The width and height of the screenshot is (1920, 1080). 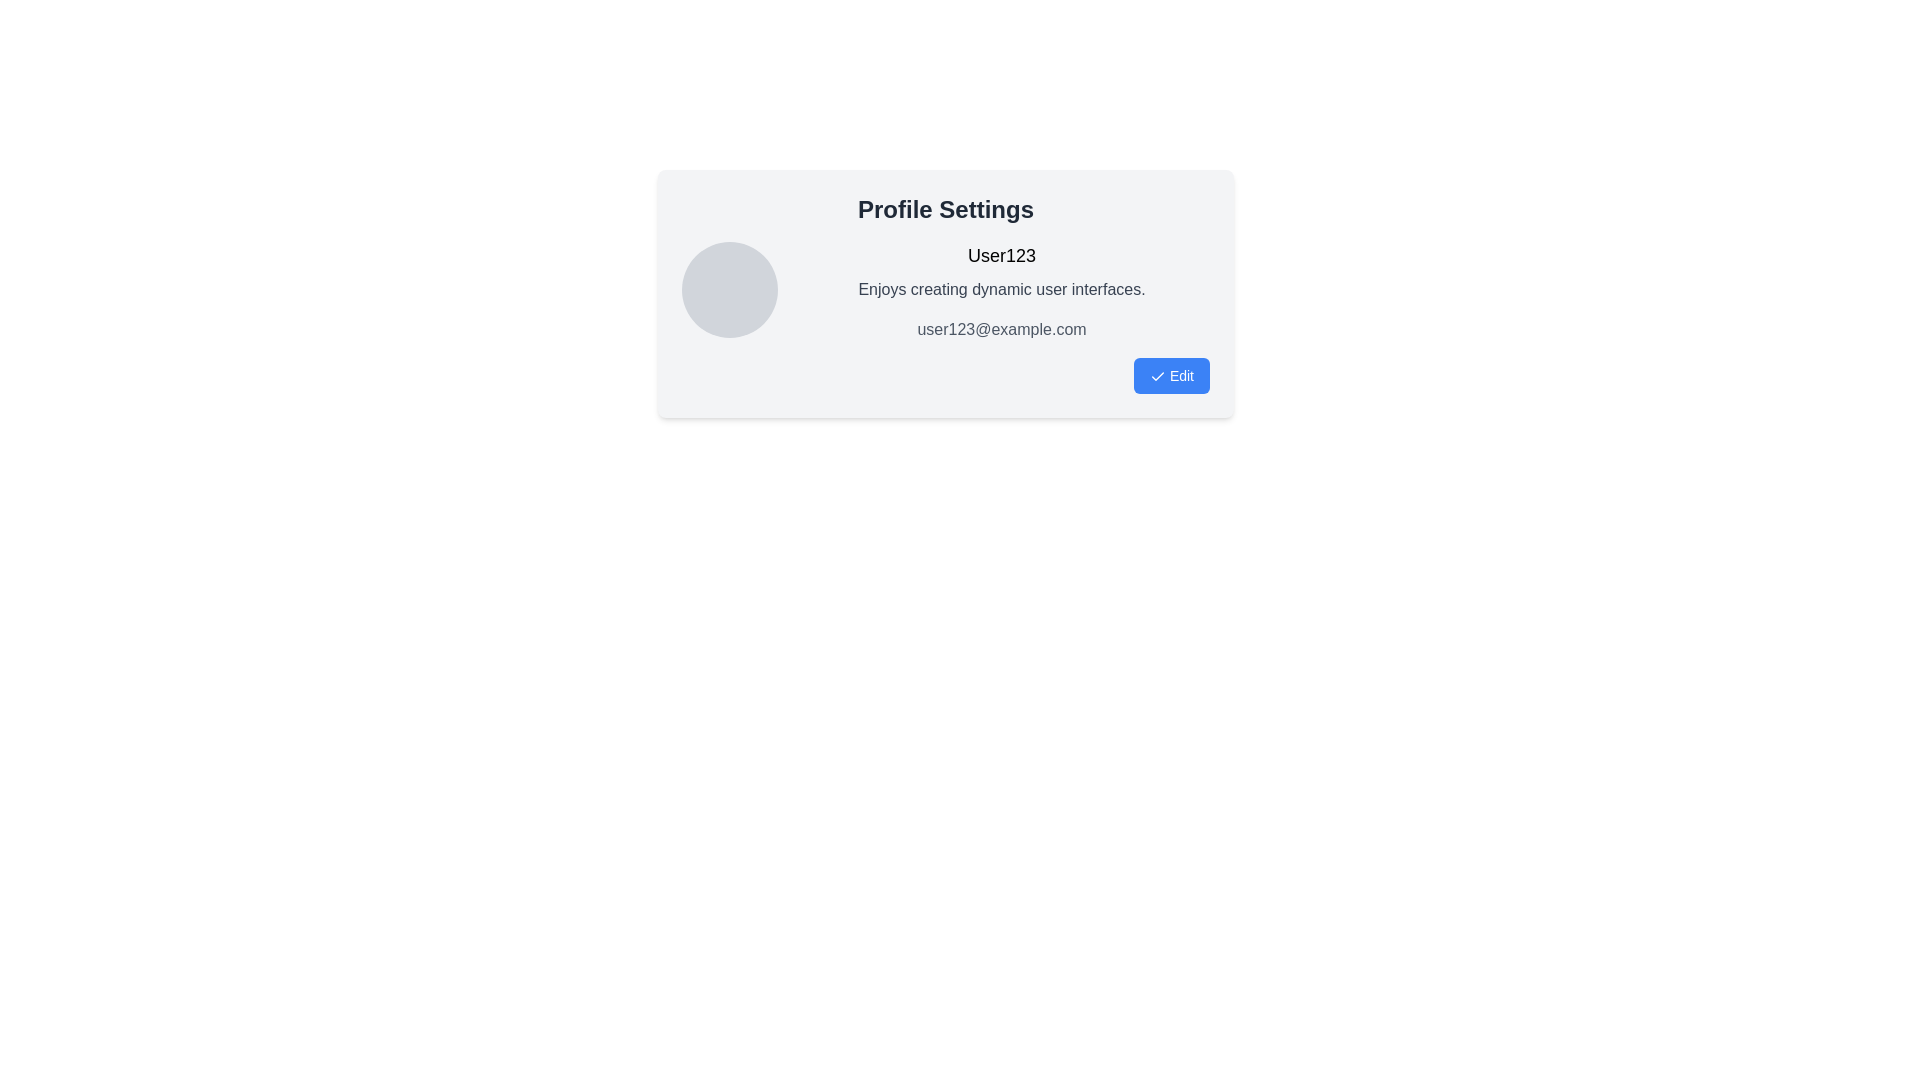 I want to click on displayed information from the text block that includes the title 'User123', the description 'Enjoys creating dynamic user interfaces.', and the email 'user123@example.com', so click(x=1002, y=292).